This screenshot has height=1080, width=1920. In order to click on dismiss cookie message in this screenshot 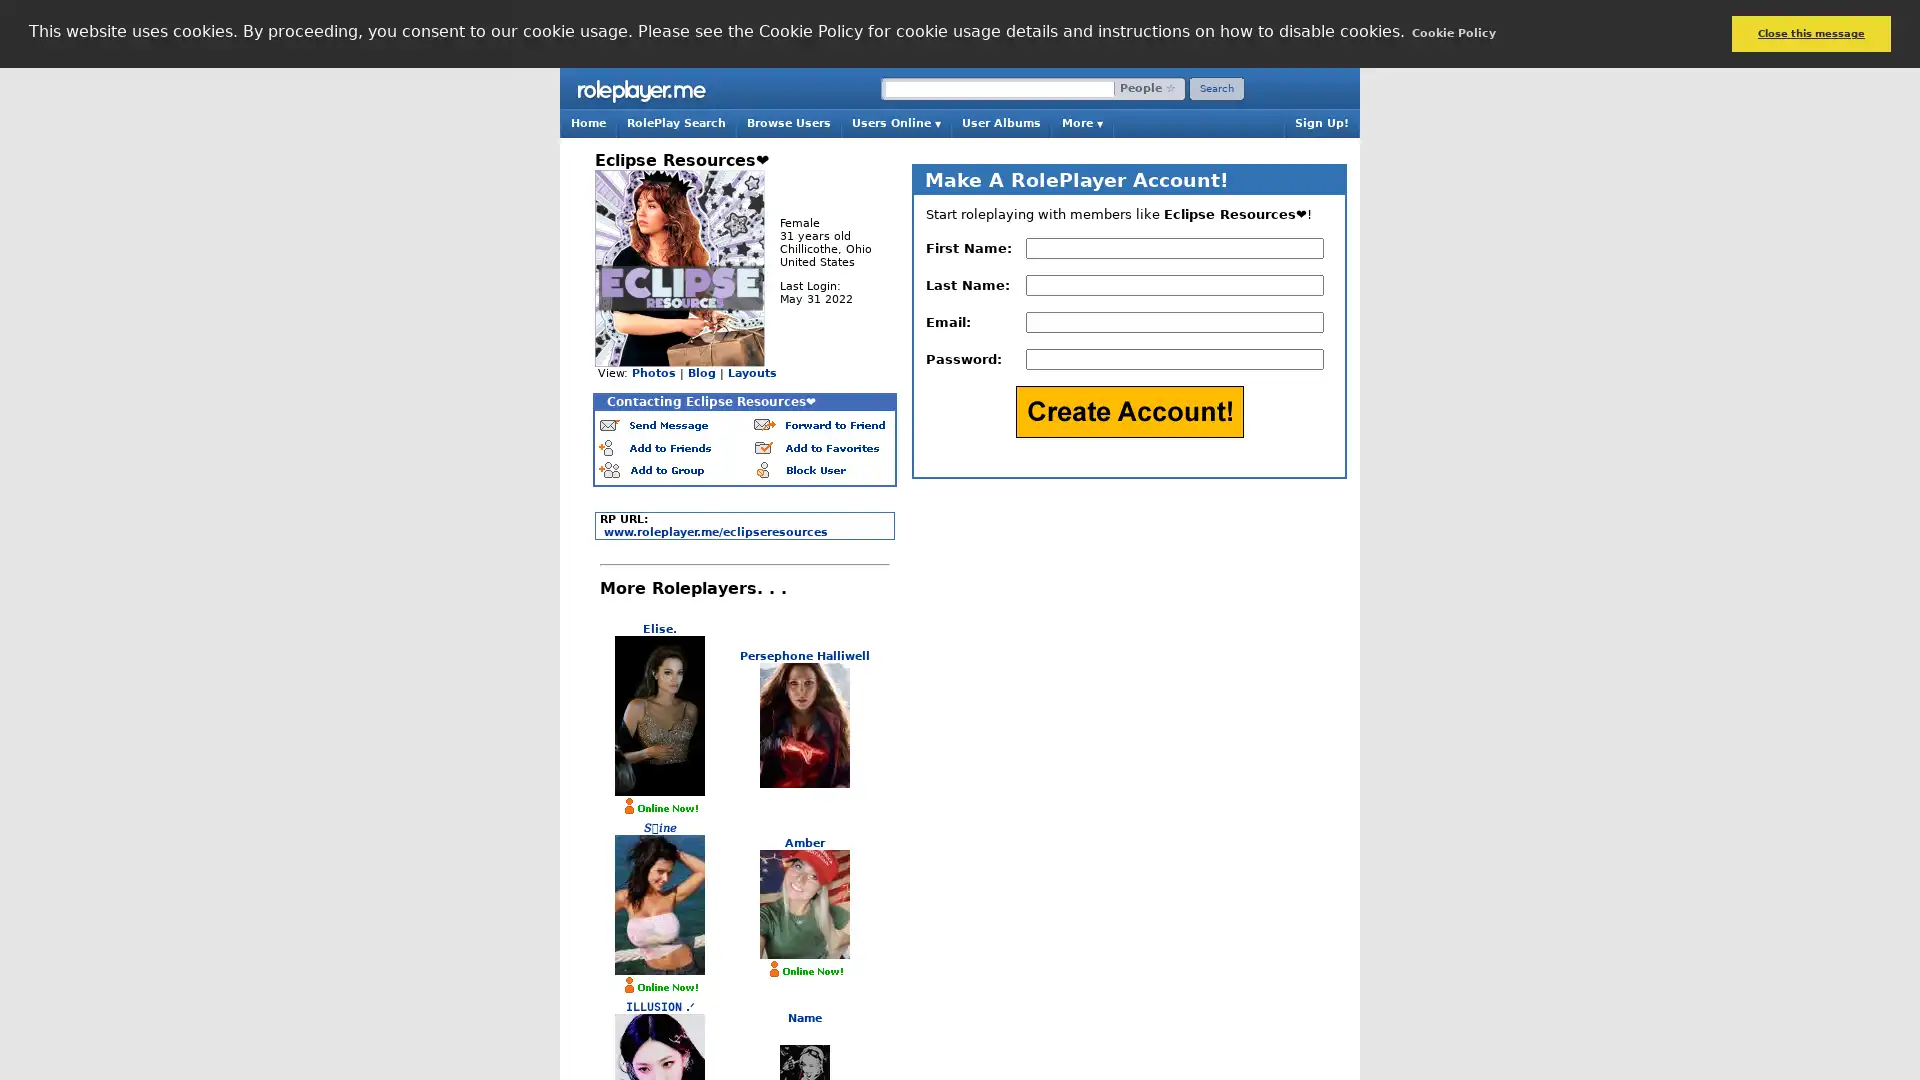, I will do `click(1810, 33)`.